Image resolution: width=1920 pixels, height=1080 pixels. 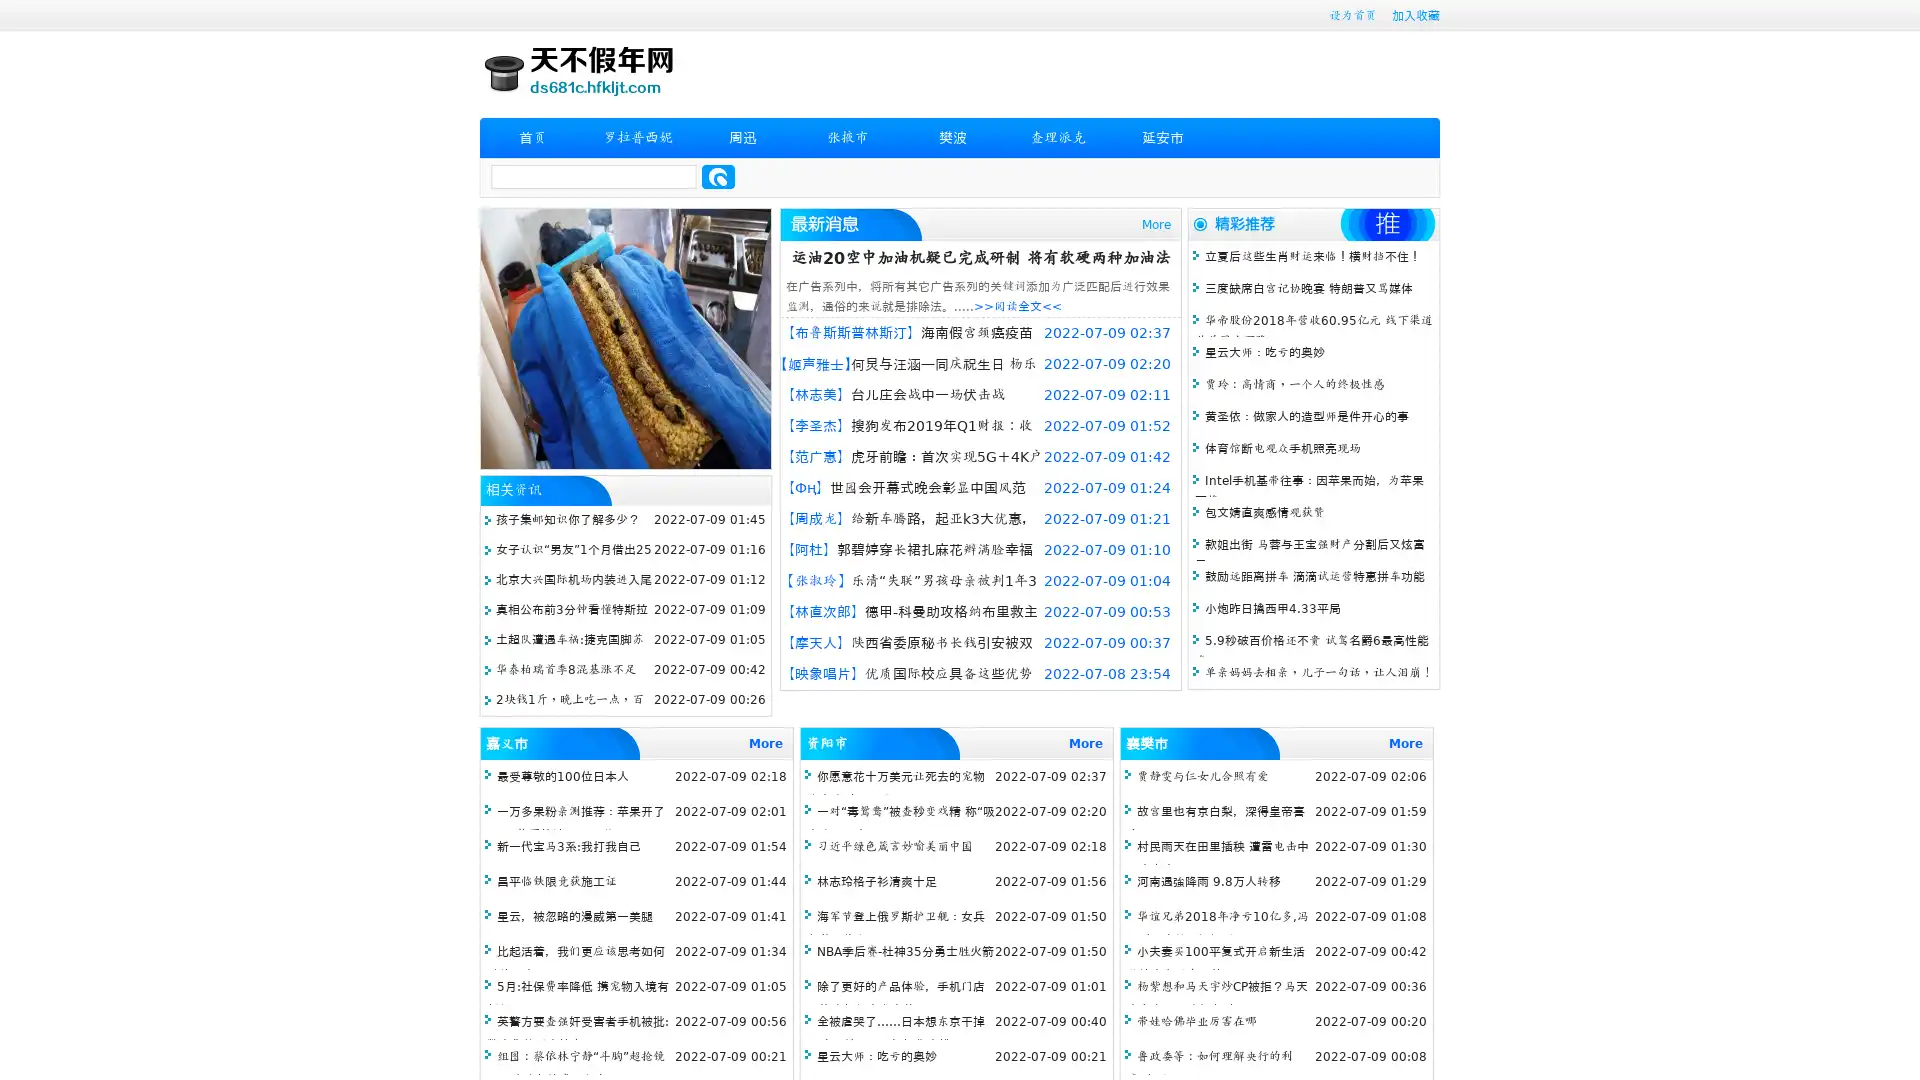 I want to click on Search, so click(x=718, y=176).